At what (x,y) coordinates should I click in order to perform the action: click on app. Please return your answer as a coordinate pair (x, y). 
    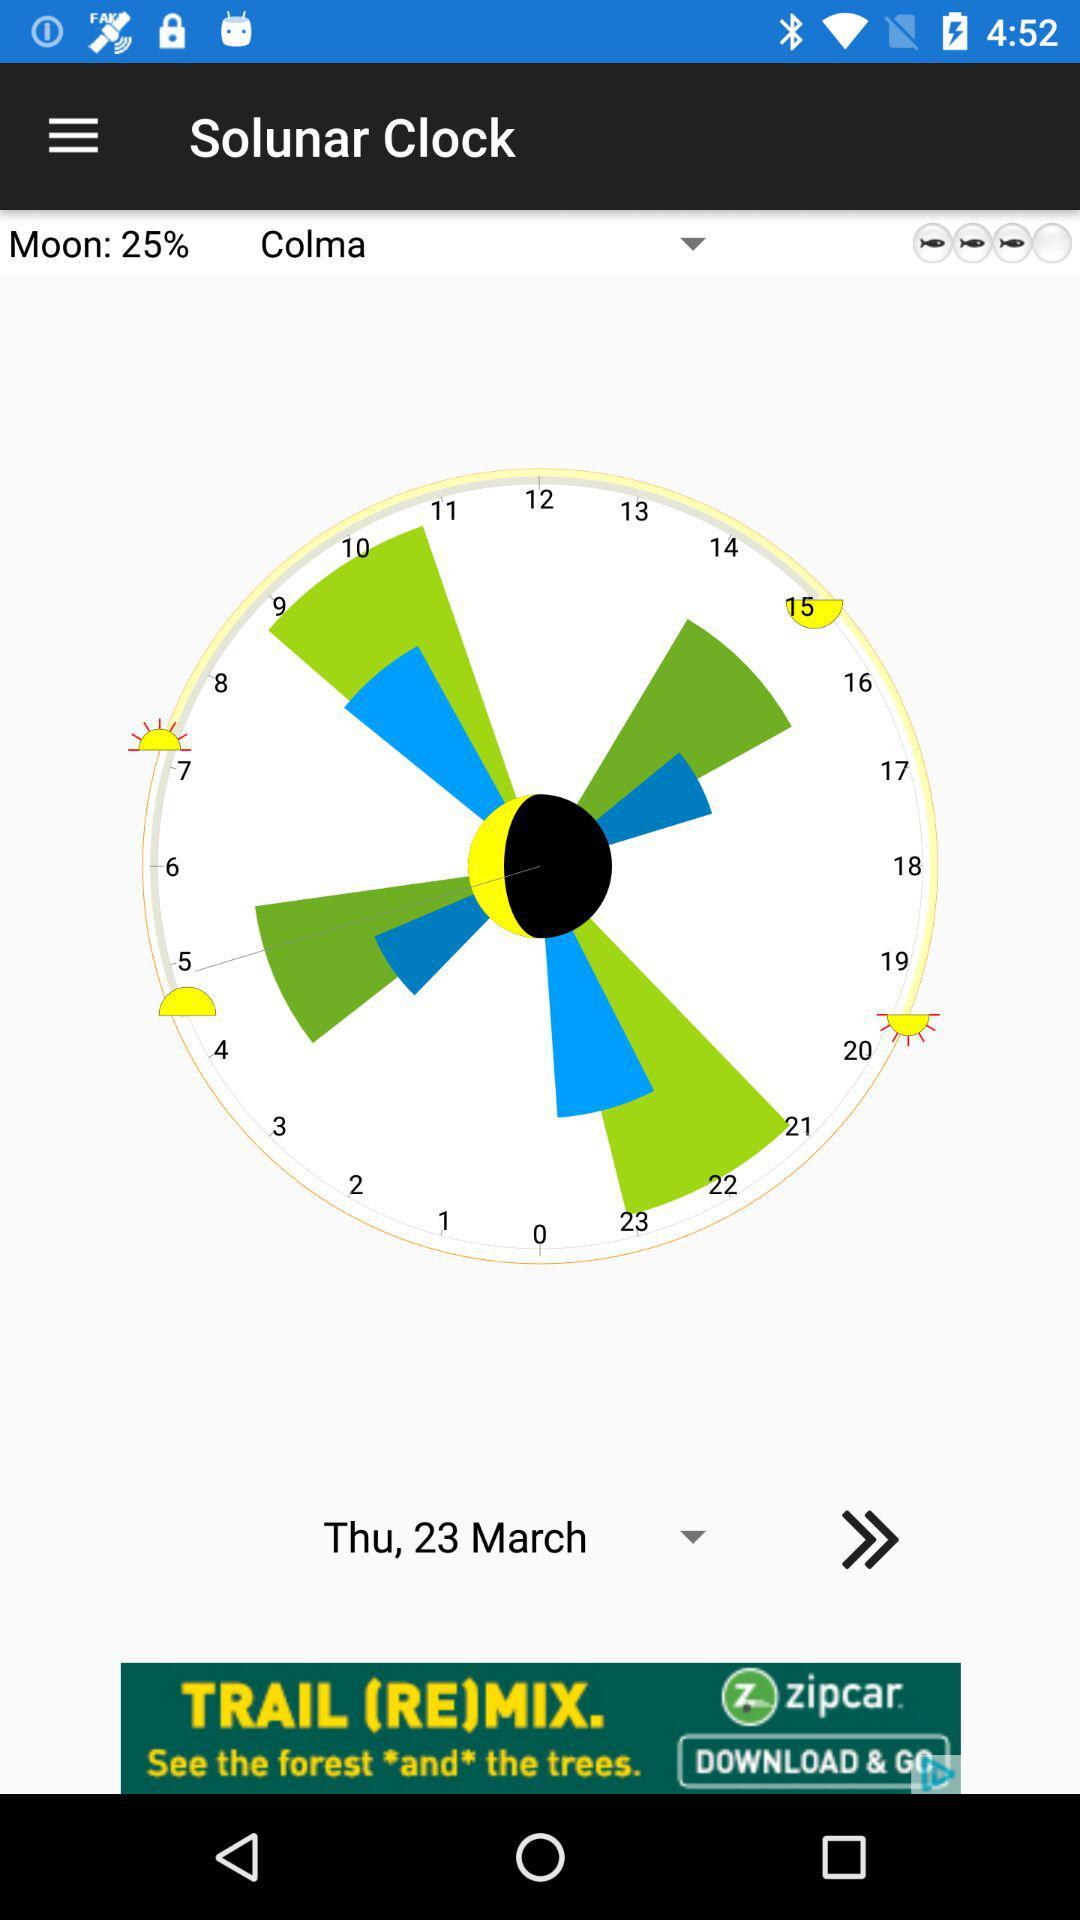
    Looking at the image, I should click on (540, 1727).